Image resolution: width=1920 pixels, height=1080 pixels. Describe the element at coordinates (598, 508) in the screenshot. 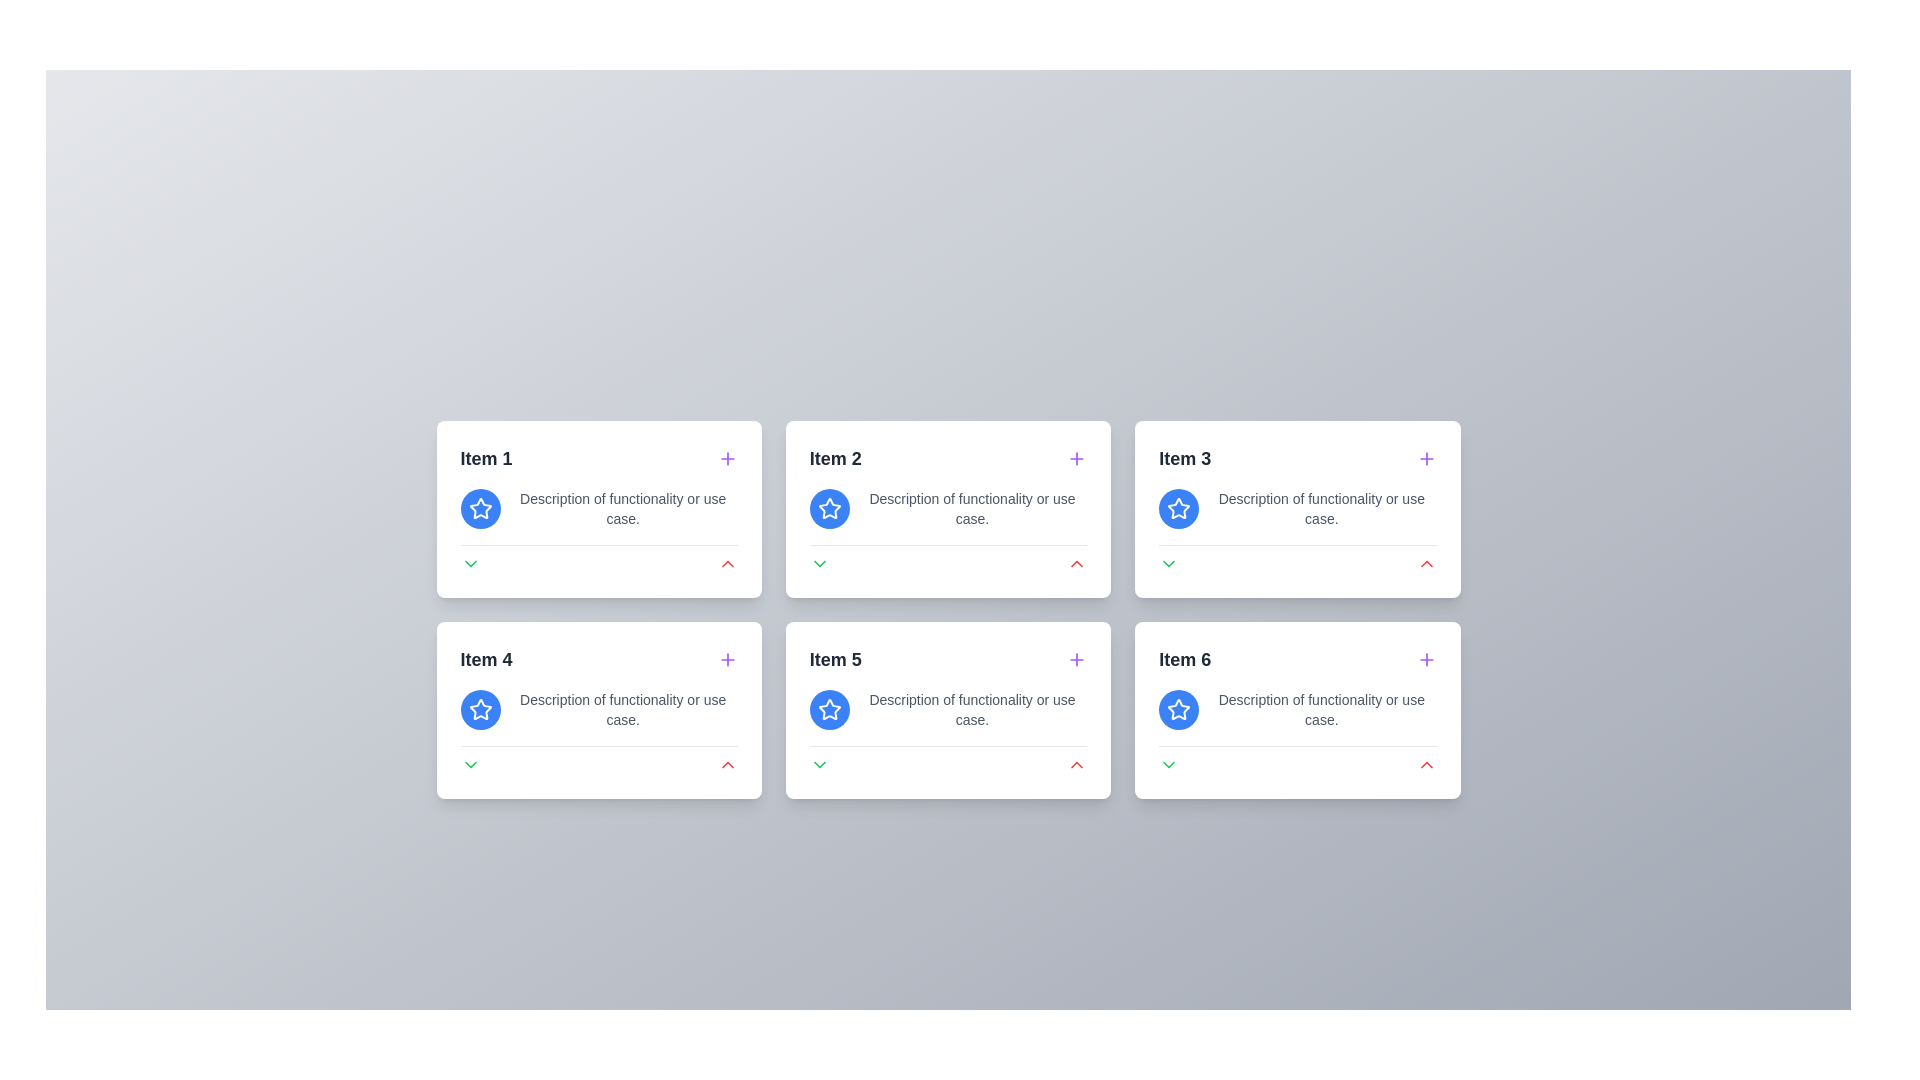

I see `the first interactive card located at the top-left corner of the grid` at that location.